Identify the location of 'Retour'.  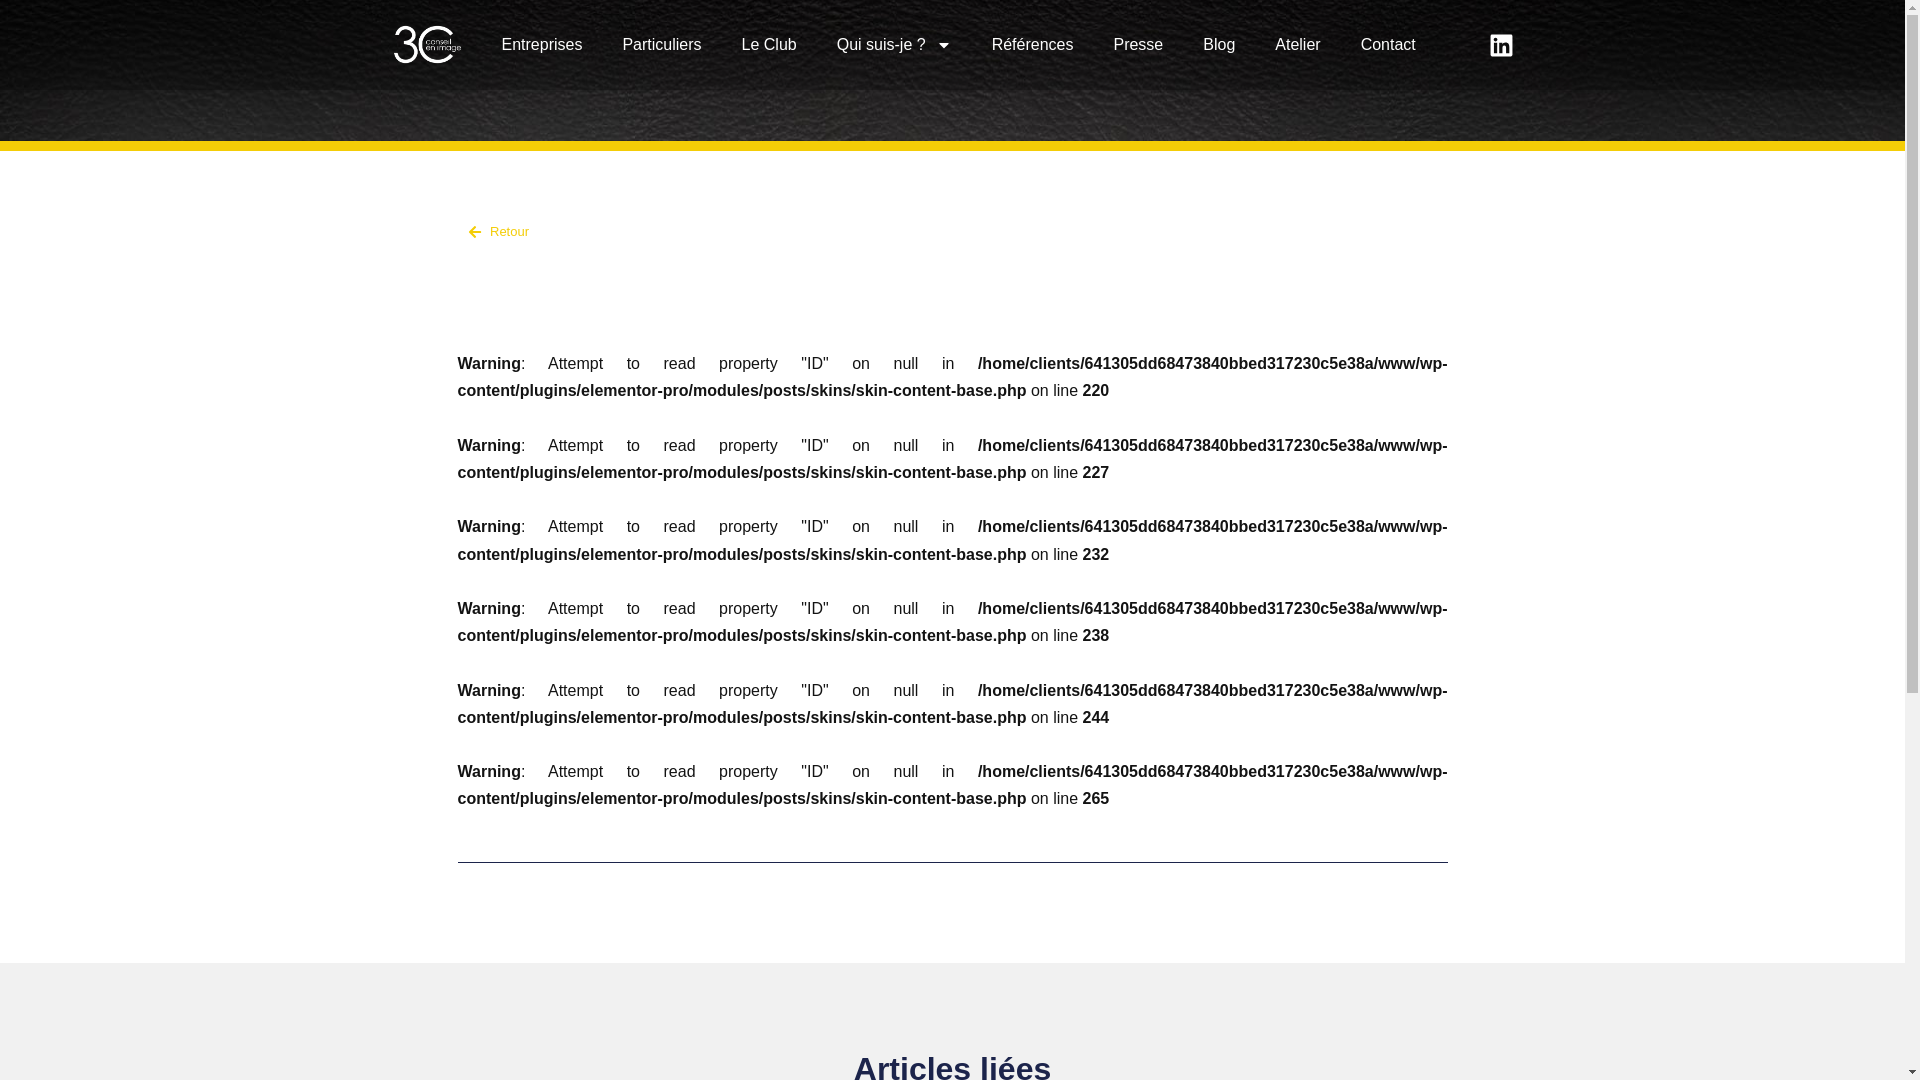
(700, 230).